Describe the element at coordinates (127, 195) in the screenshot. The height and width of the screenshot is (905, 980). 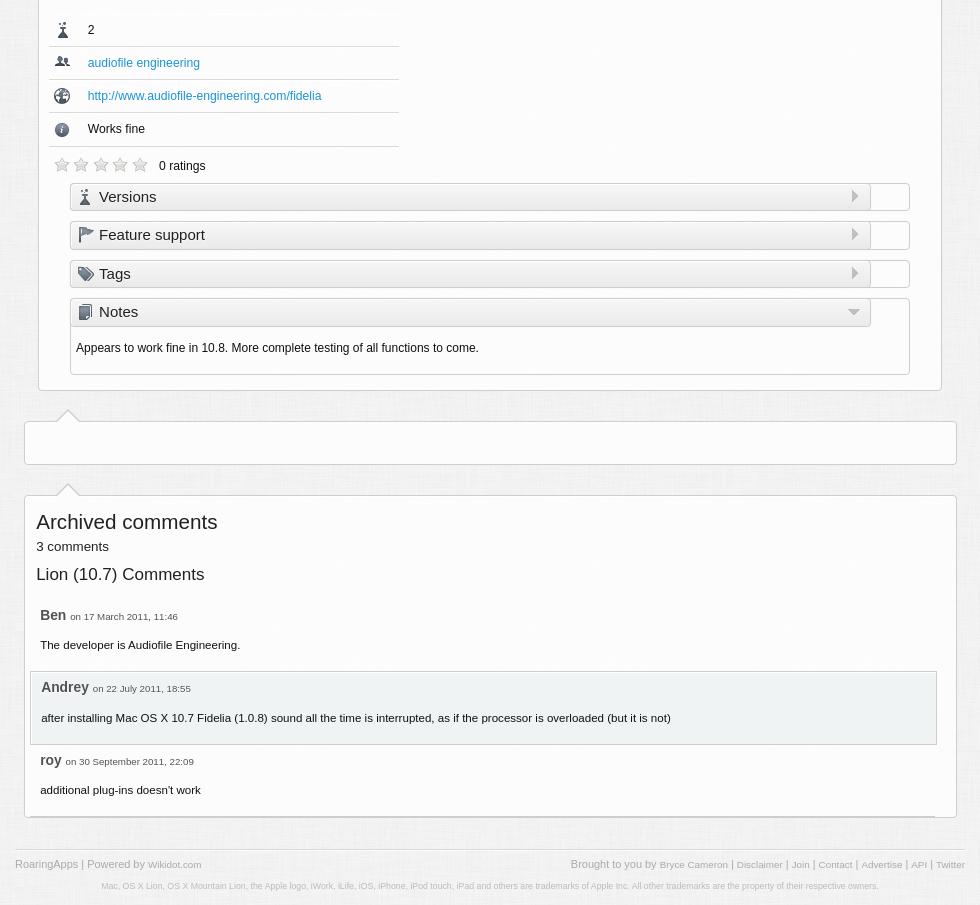
I see `'Versions'` at that location.